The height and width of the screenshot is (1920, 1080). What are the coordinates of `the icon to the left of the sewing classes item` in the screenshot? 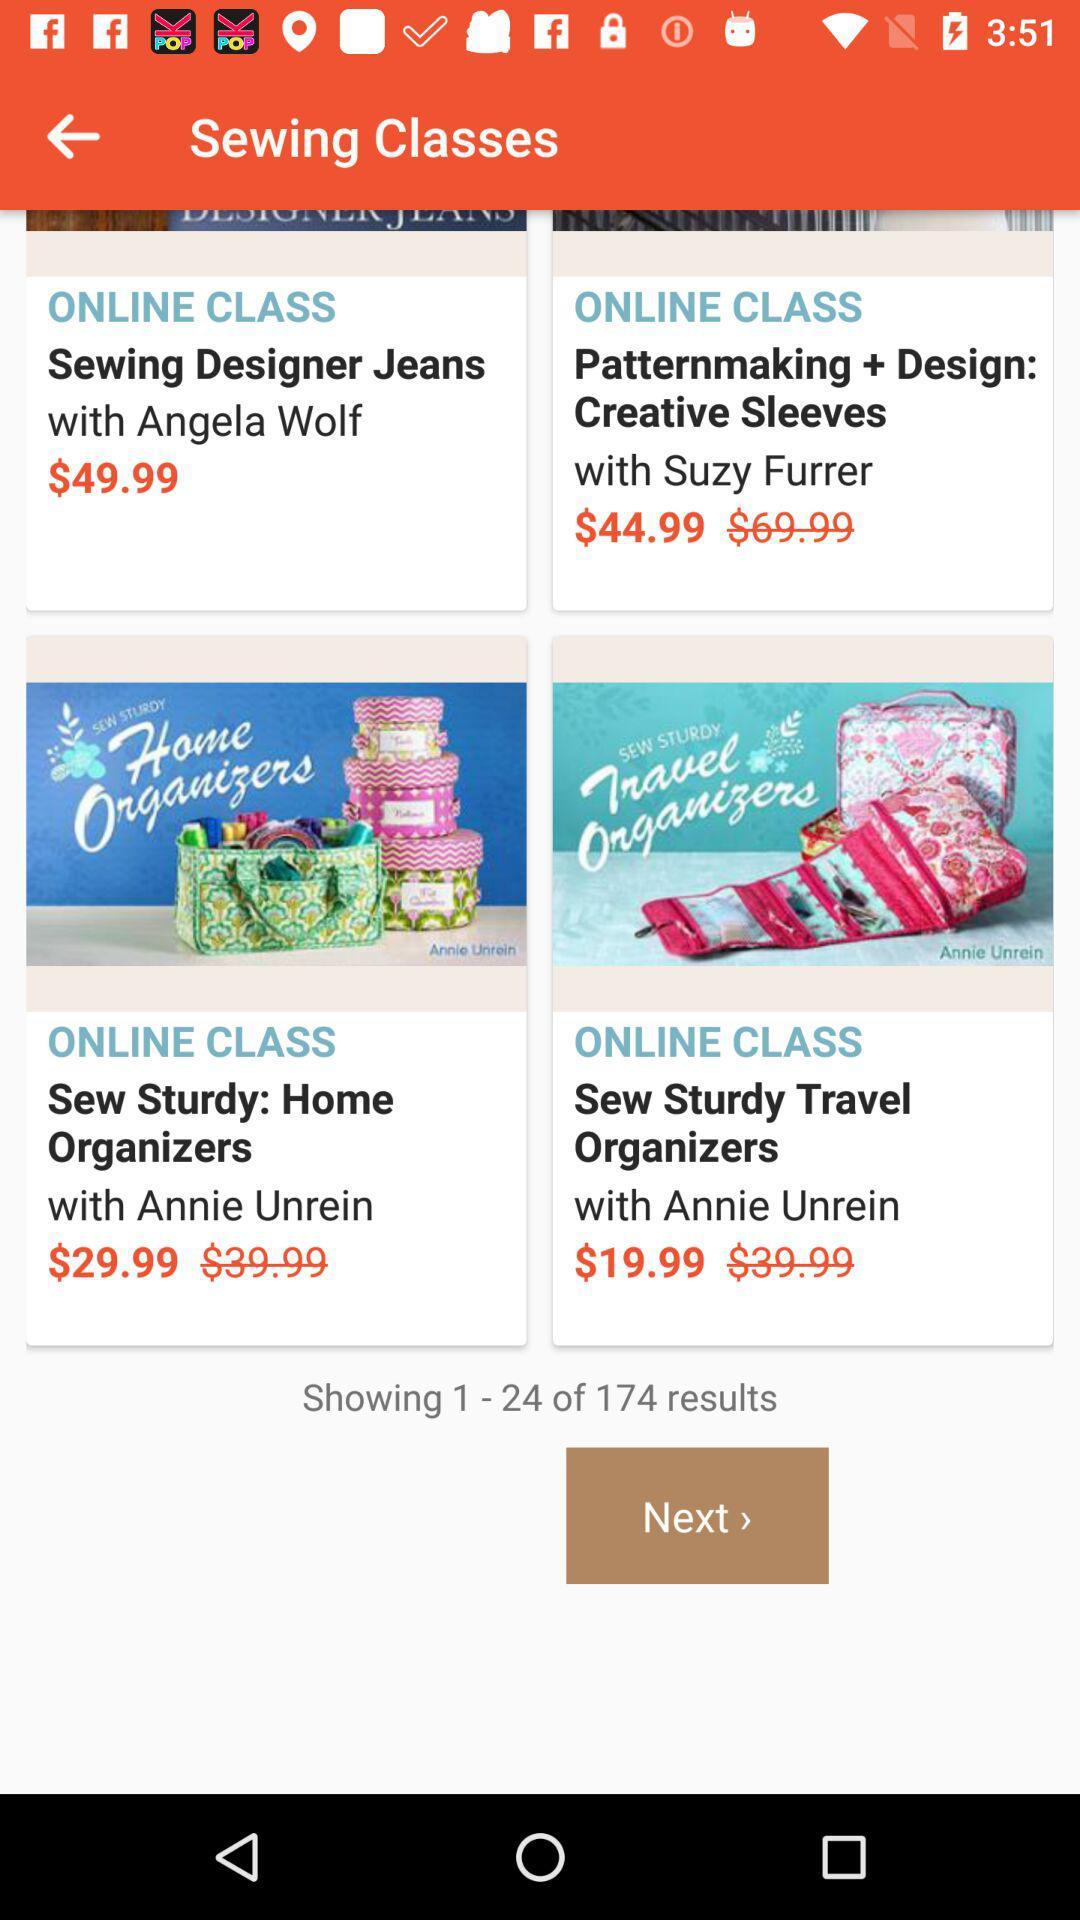 It's located at (72, 135).